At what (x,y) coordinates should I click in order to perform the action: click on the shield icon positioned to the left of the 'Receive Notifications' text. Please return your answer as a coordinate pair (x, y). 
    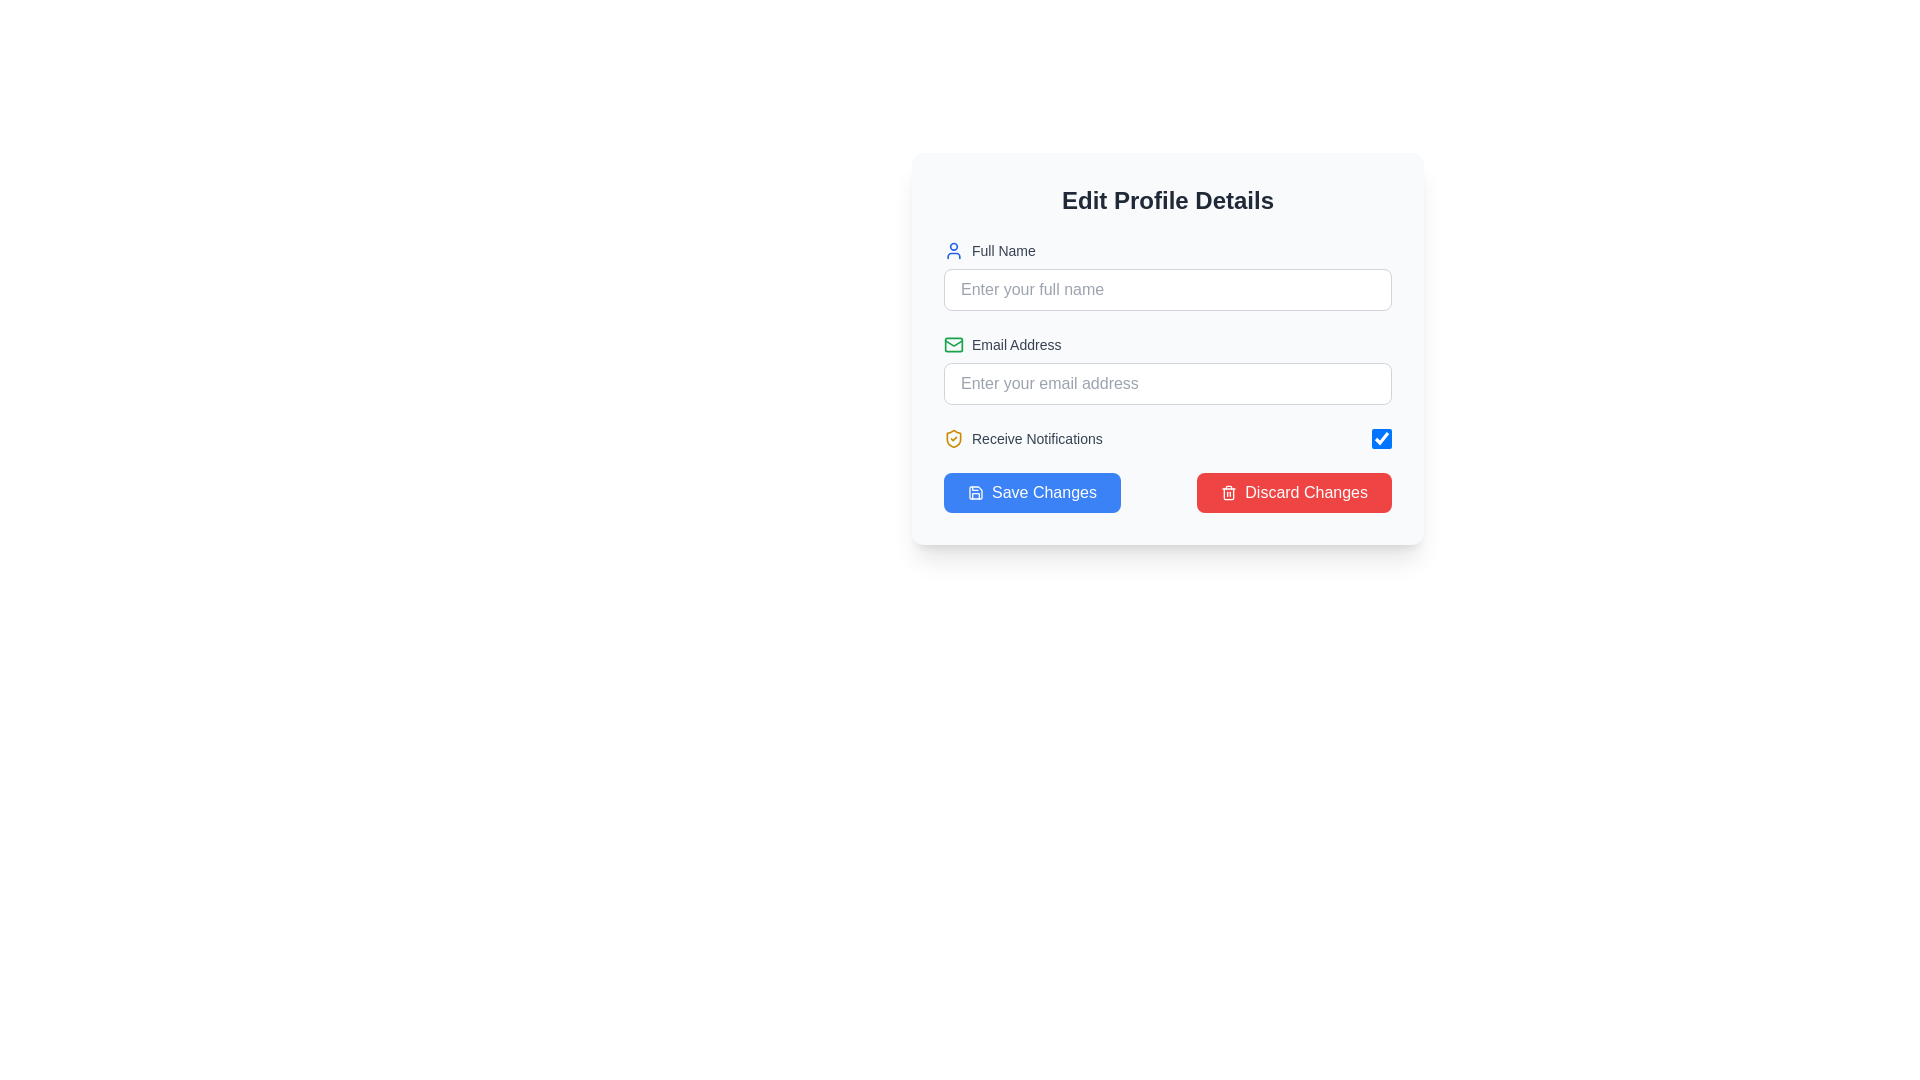
    Looking at the image, I should click on (953, 438).